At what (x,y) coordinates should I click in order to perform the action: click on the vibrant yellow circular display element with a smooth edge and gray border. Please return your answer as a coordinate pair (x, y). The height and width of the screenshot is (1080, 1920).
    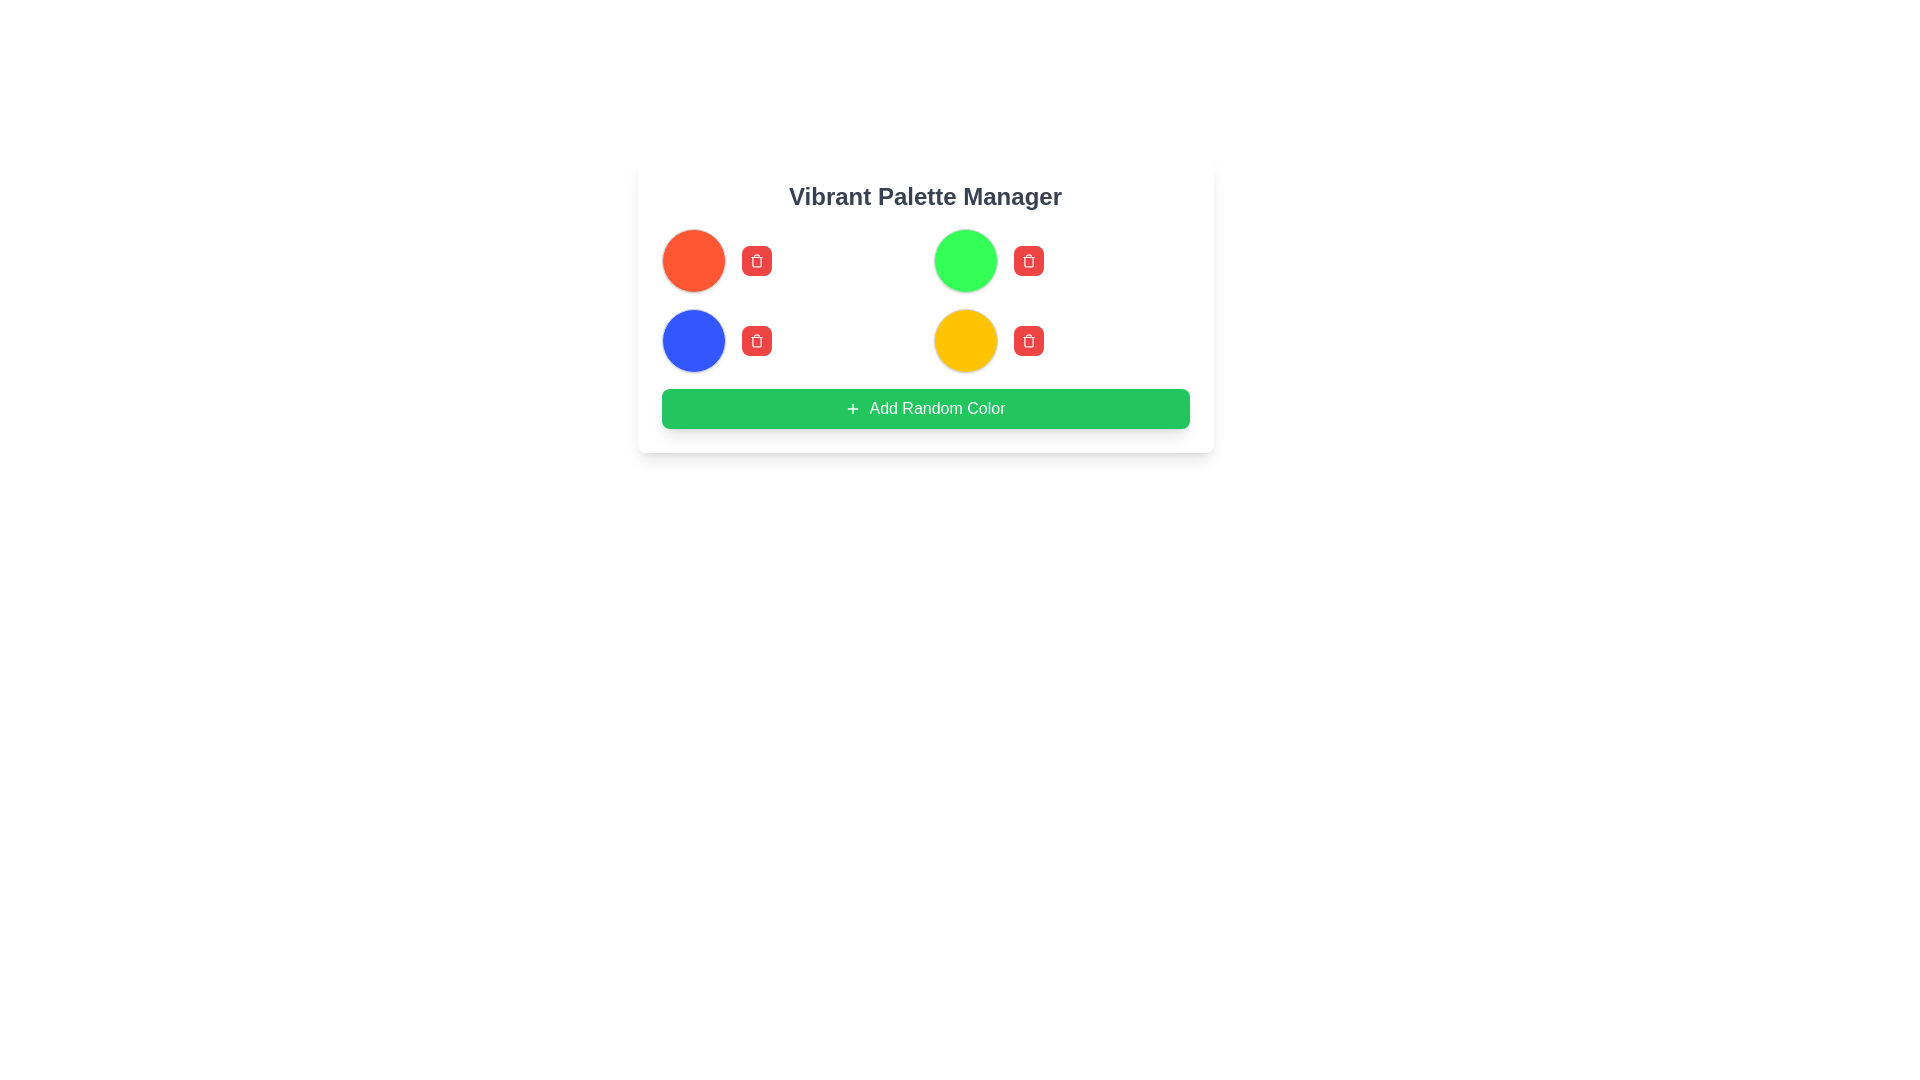
    Looking at the image, I should click on (965, 339).